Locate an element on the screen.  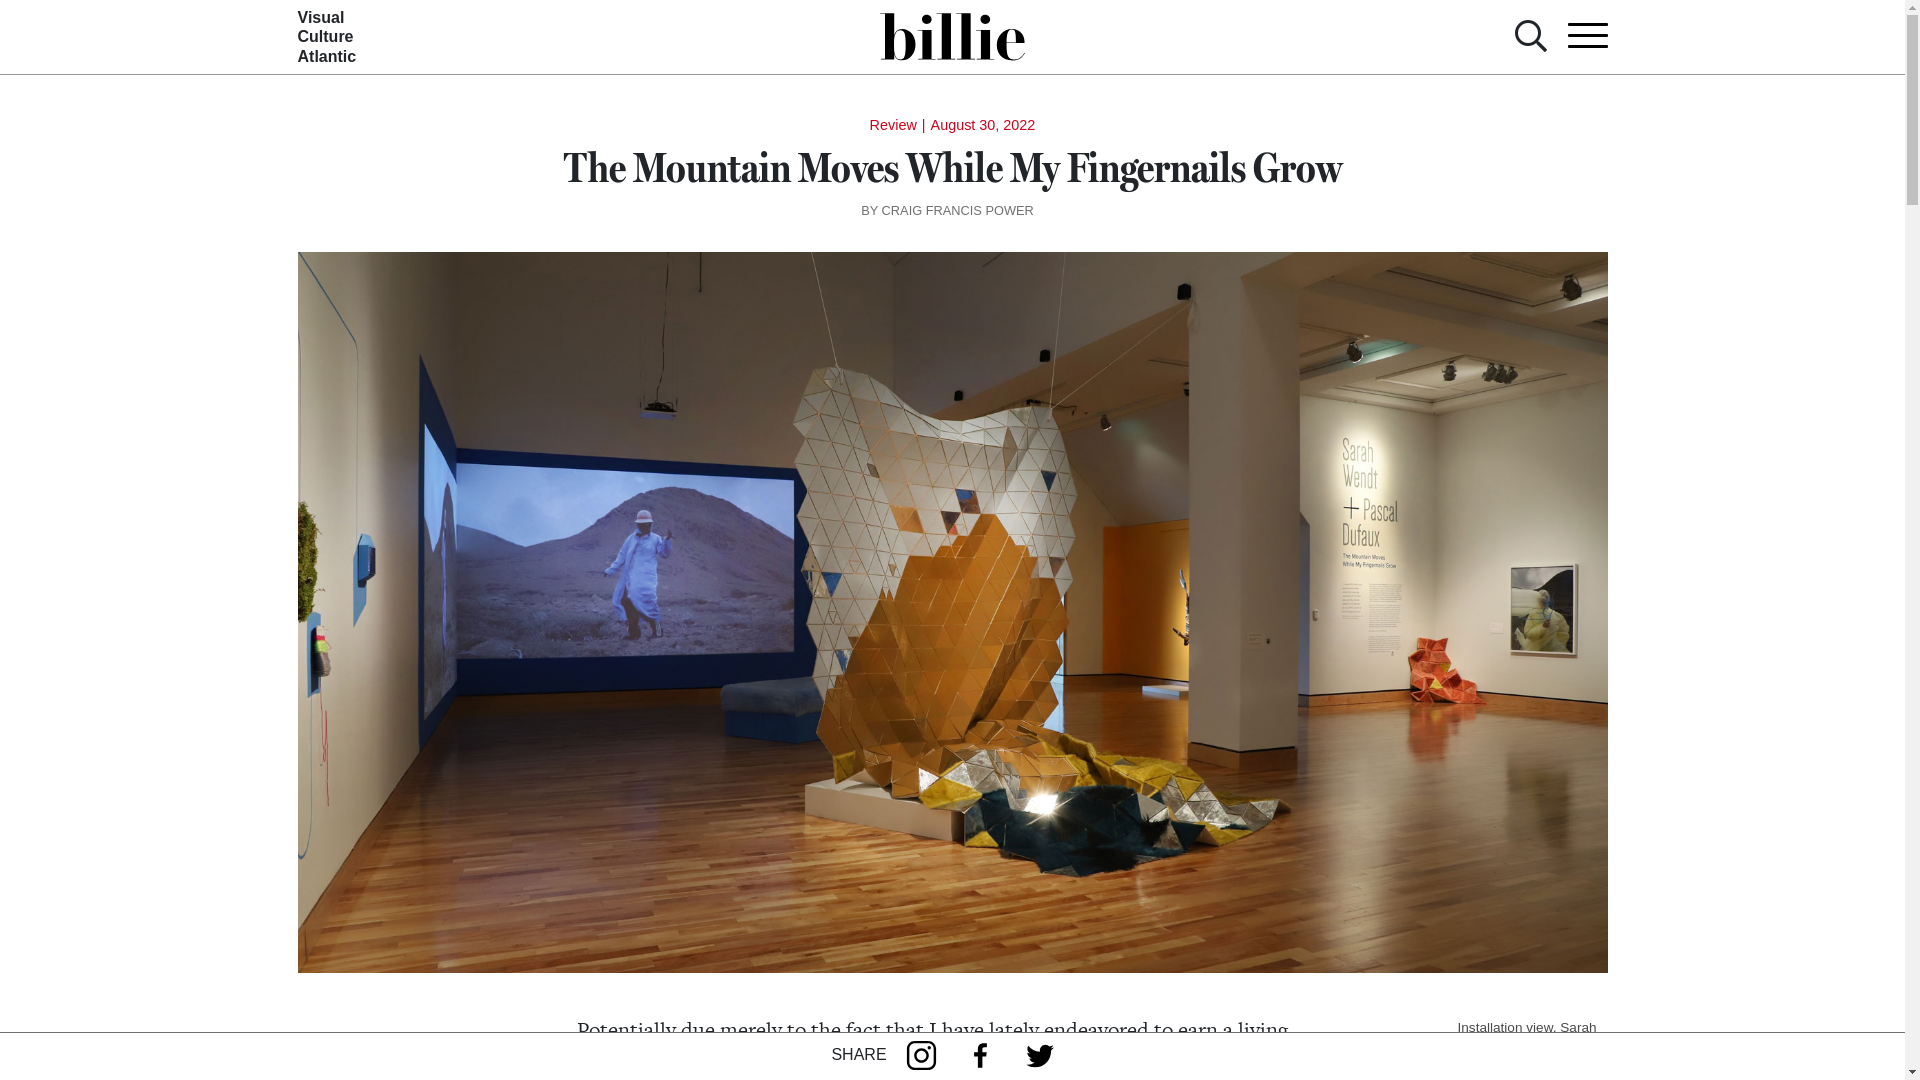
'Facebook' is located at coordinates (985, 1055).